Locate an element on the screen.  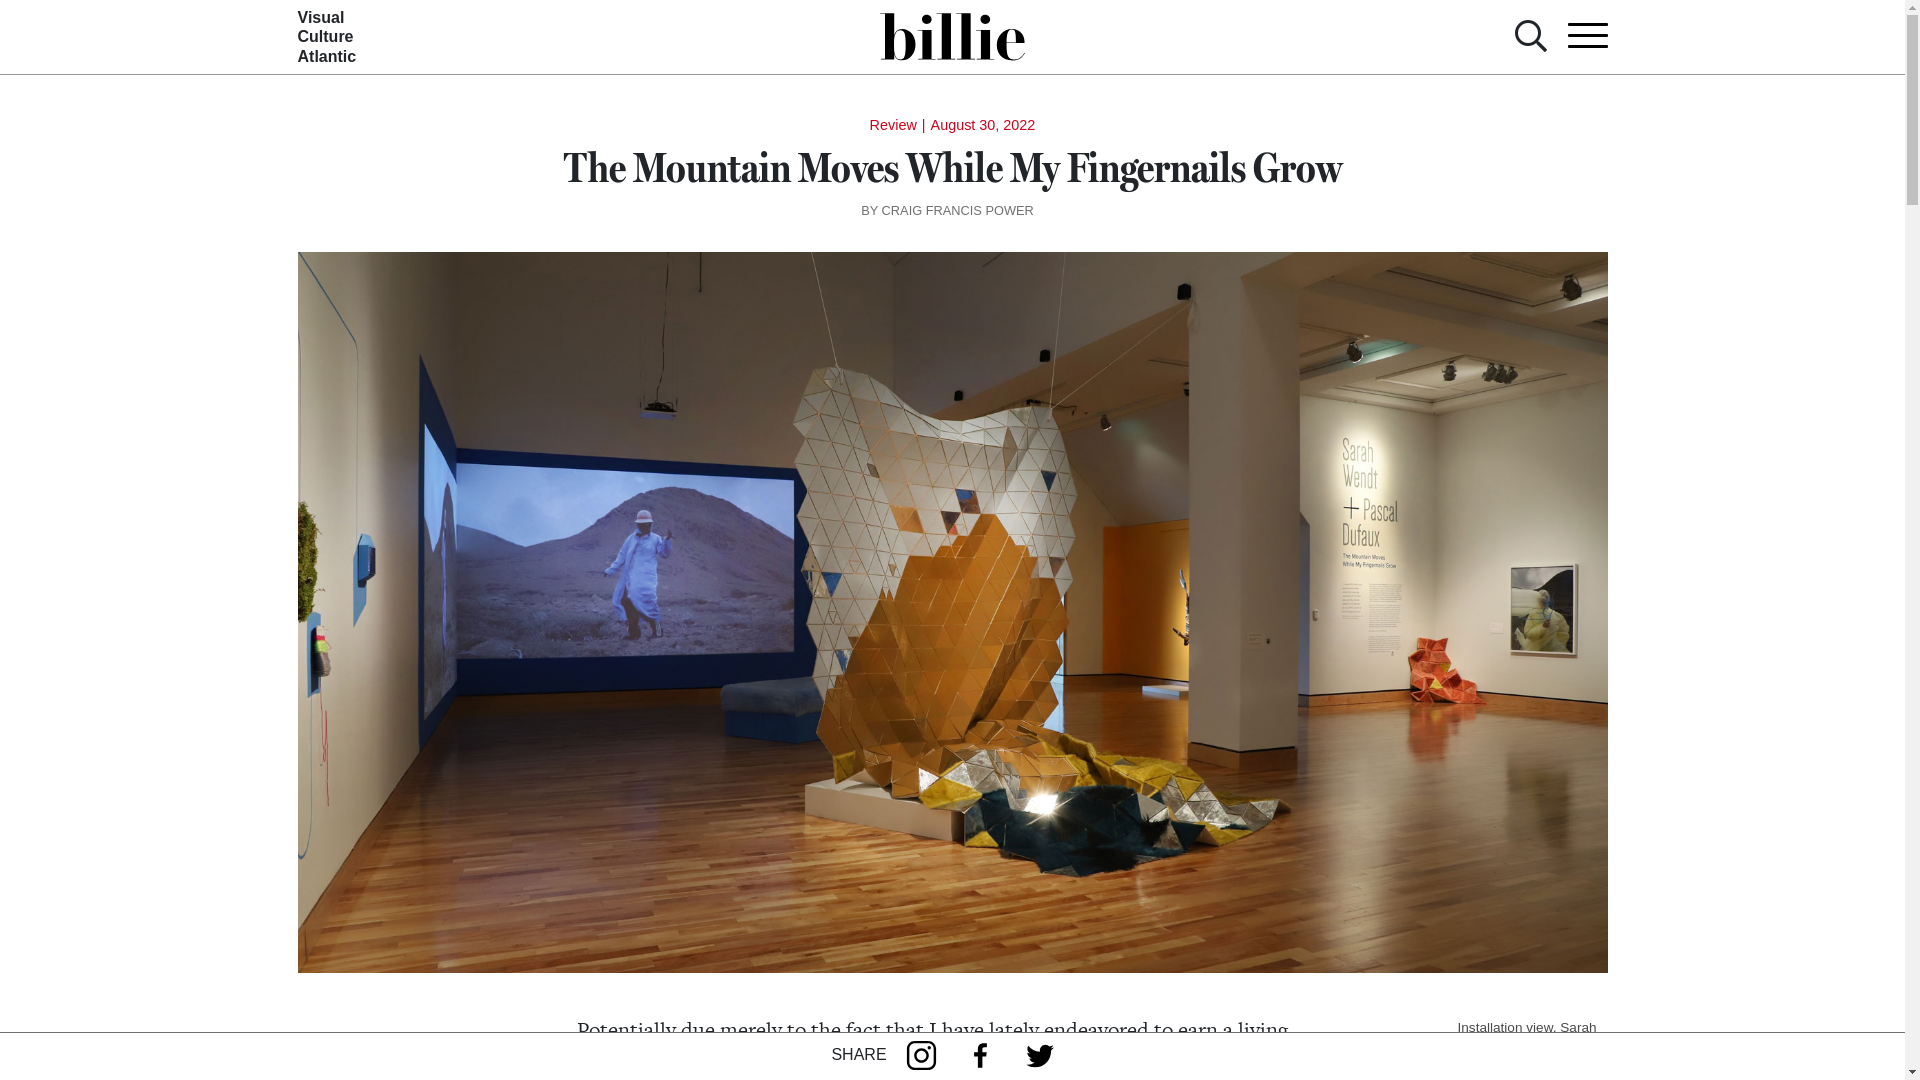
'Facebook' is located at coordinates (985, 1055).